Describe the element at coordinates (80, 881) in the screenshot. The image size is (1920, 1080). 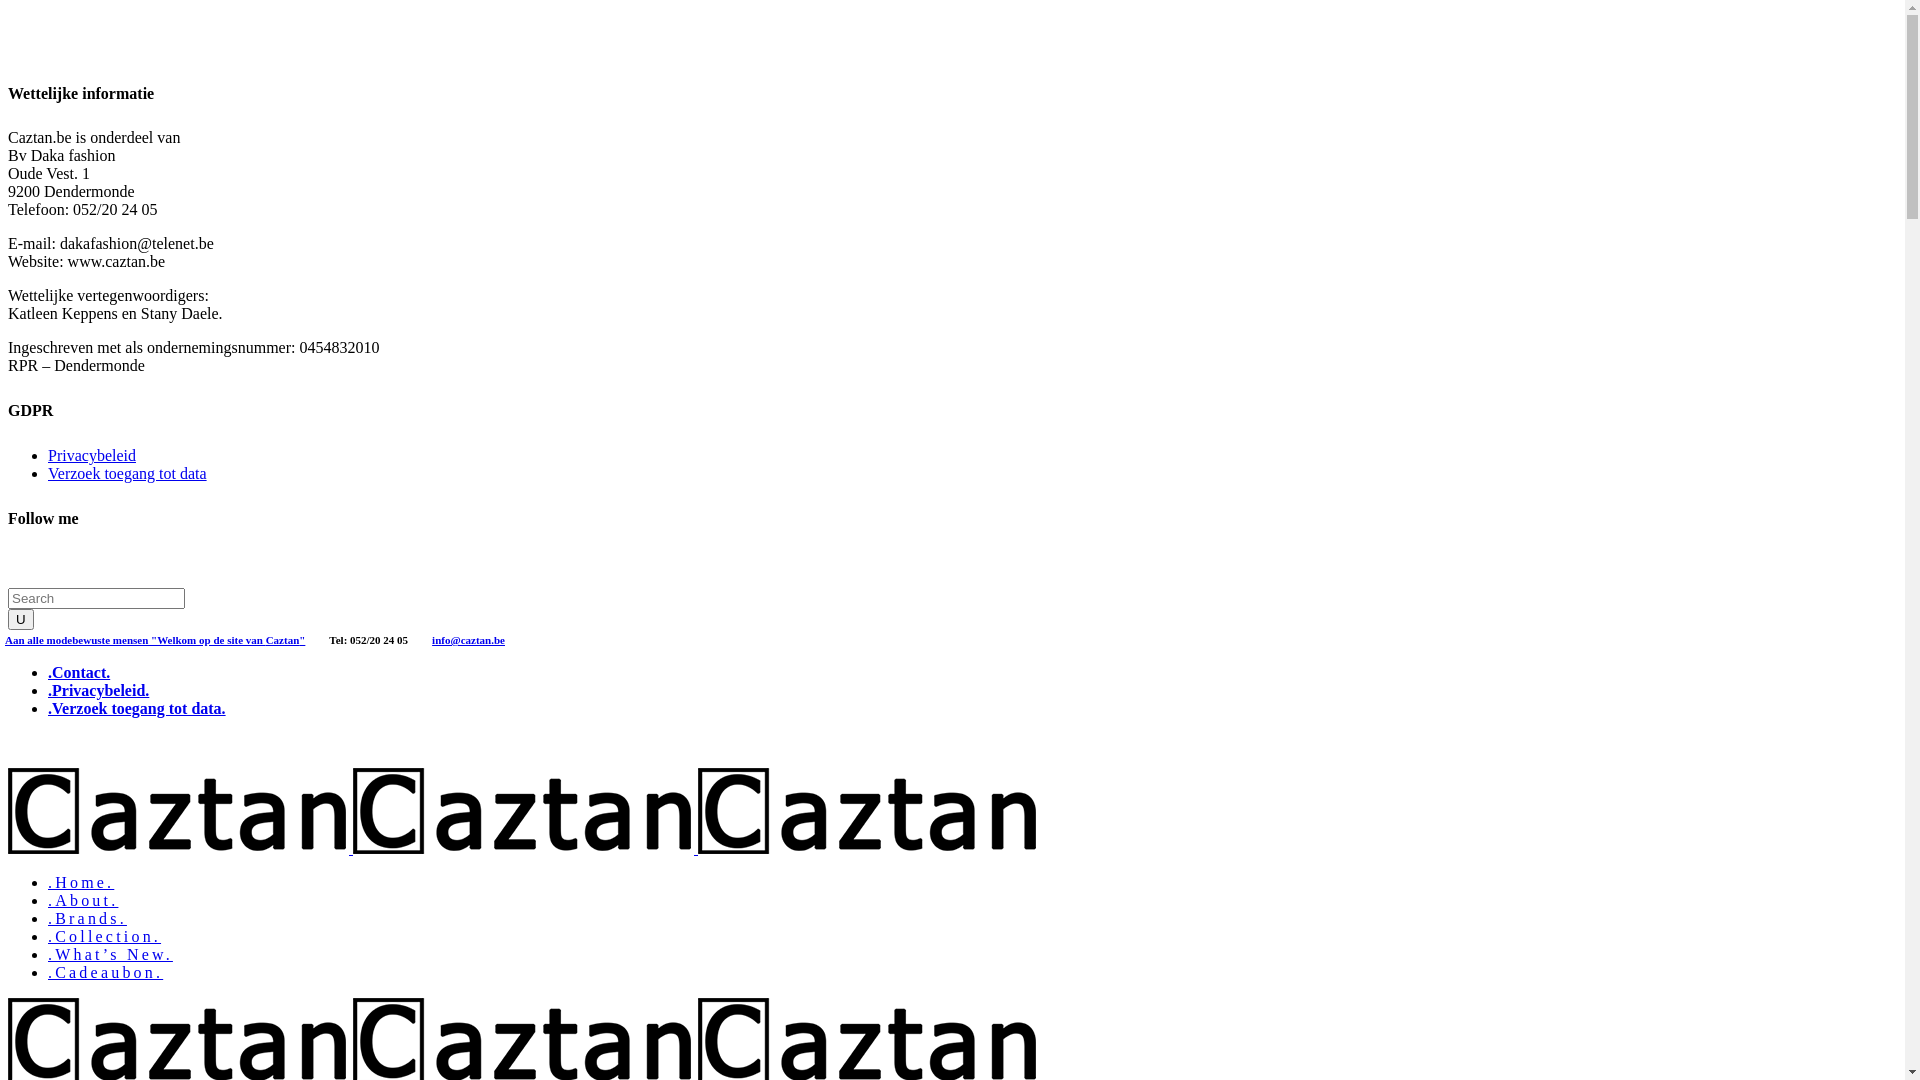
I see `'.Home.'` at that location.